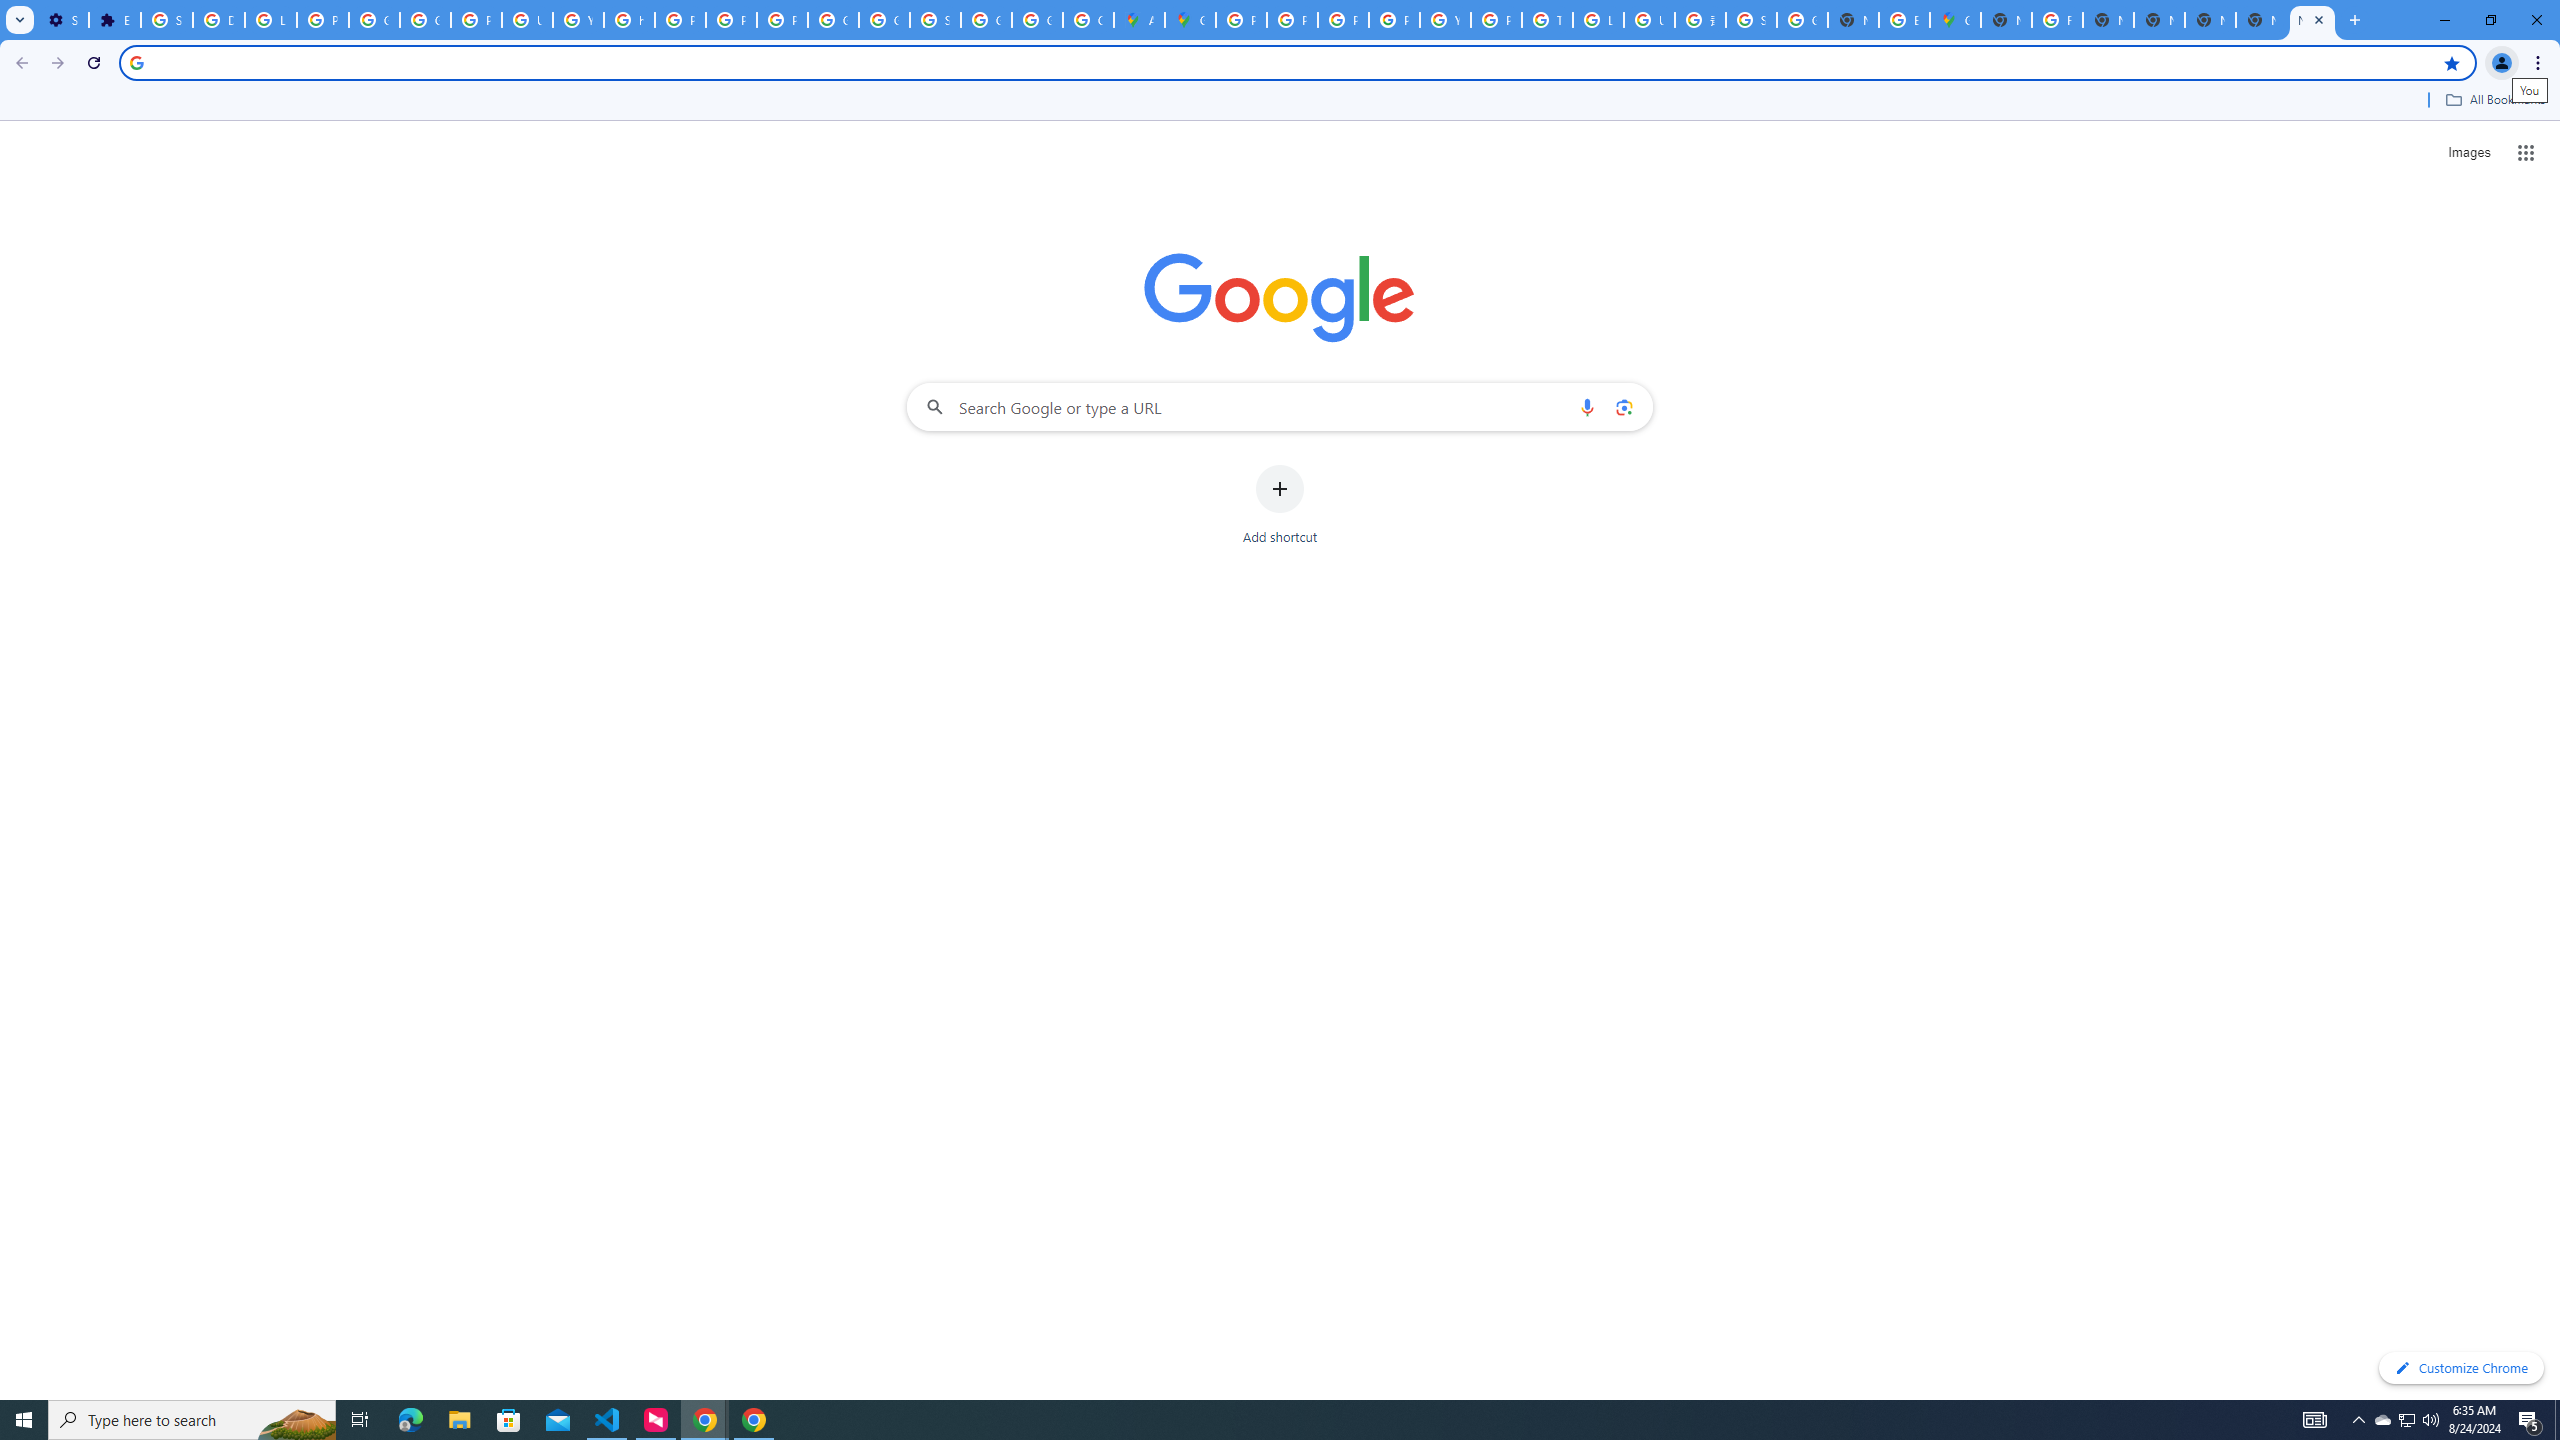 The height and width of the screenshot is (1440, 2560). What do you see at coordinates (1239, 19) in the screenshot?
I see `'Policy Accountability and Transparency - Transparency Center'` at bounding box center [1239, 19].